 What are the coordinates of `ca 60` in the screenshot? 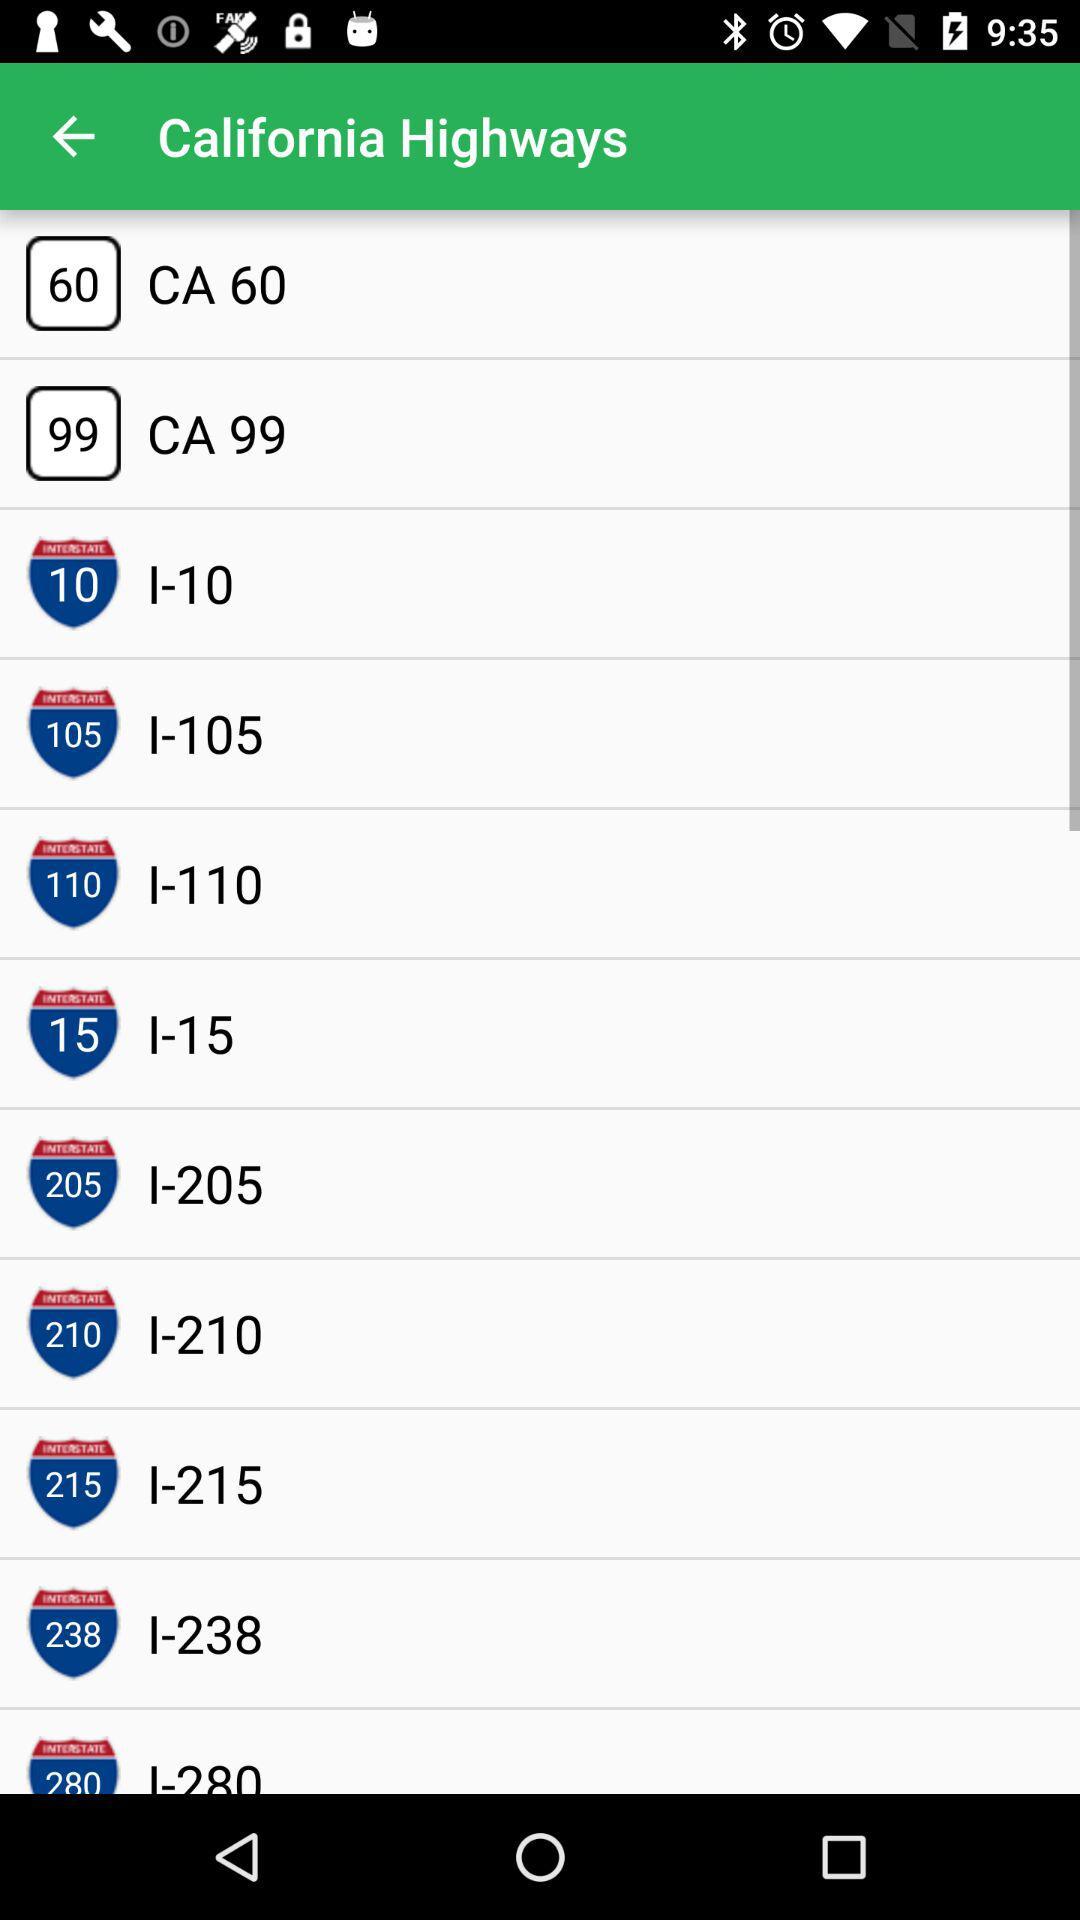 It's located at (217, 282).